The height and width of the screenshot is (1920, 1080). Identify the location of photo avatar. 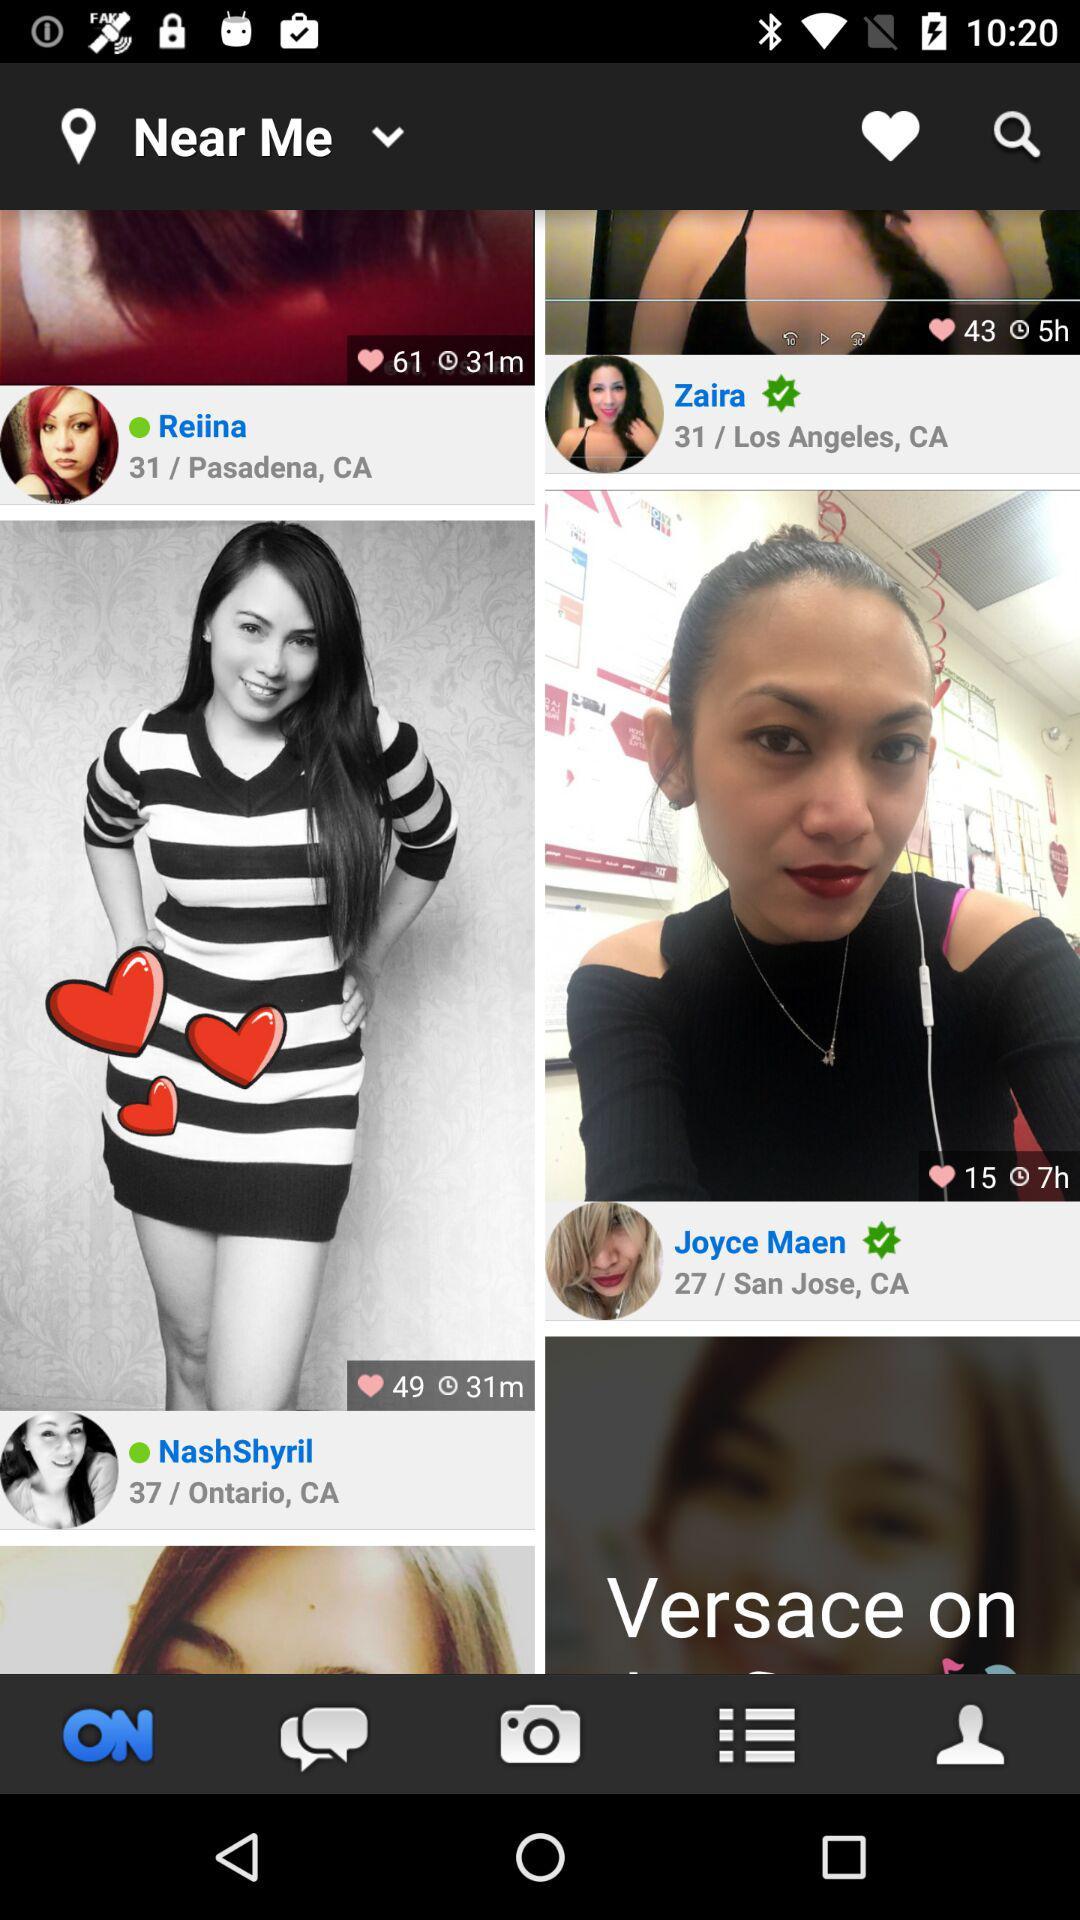
(603, 1259).